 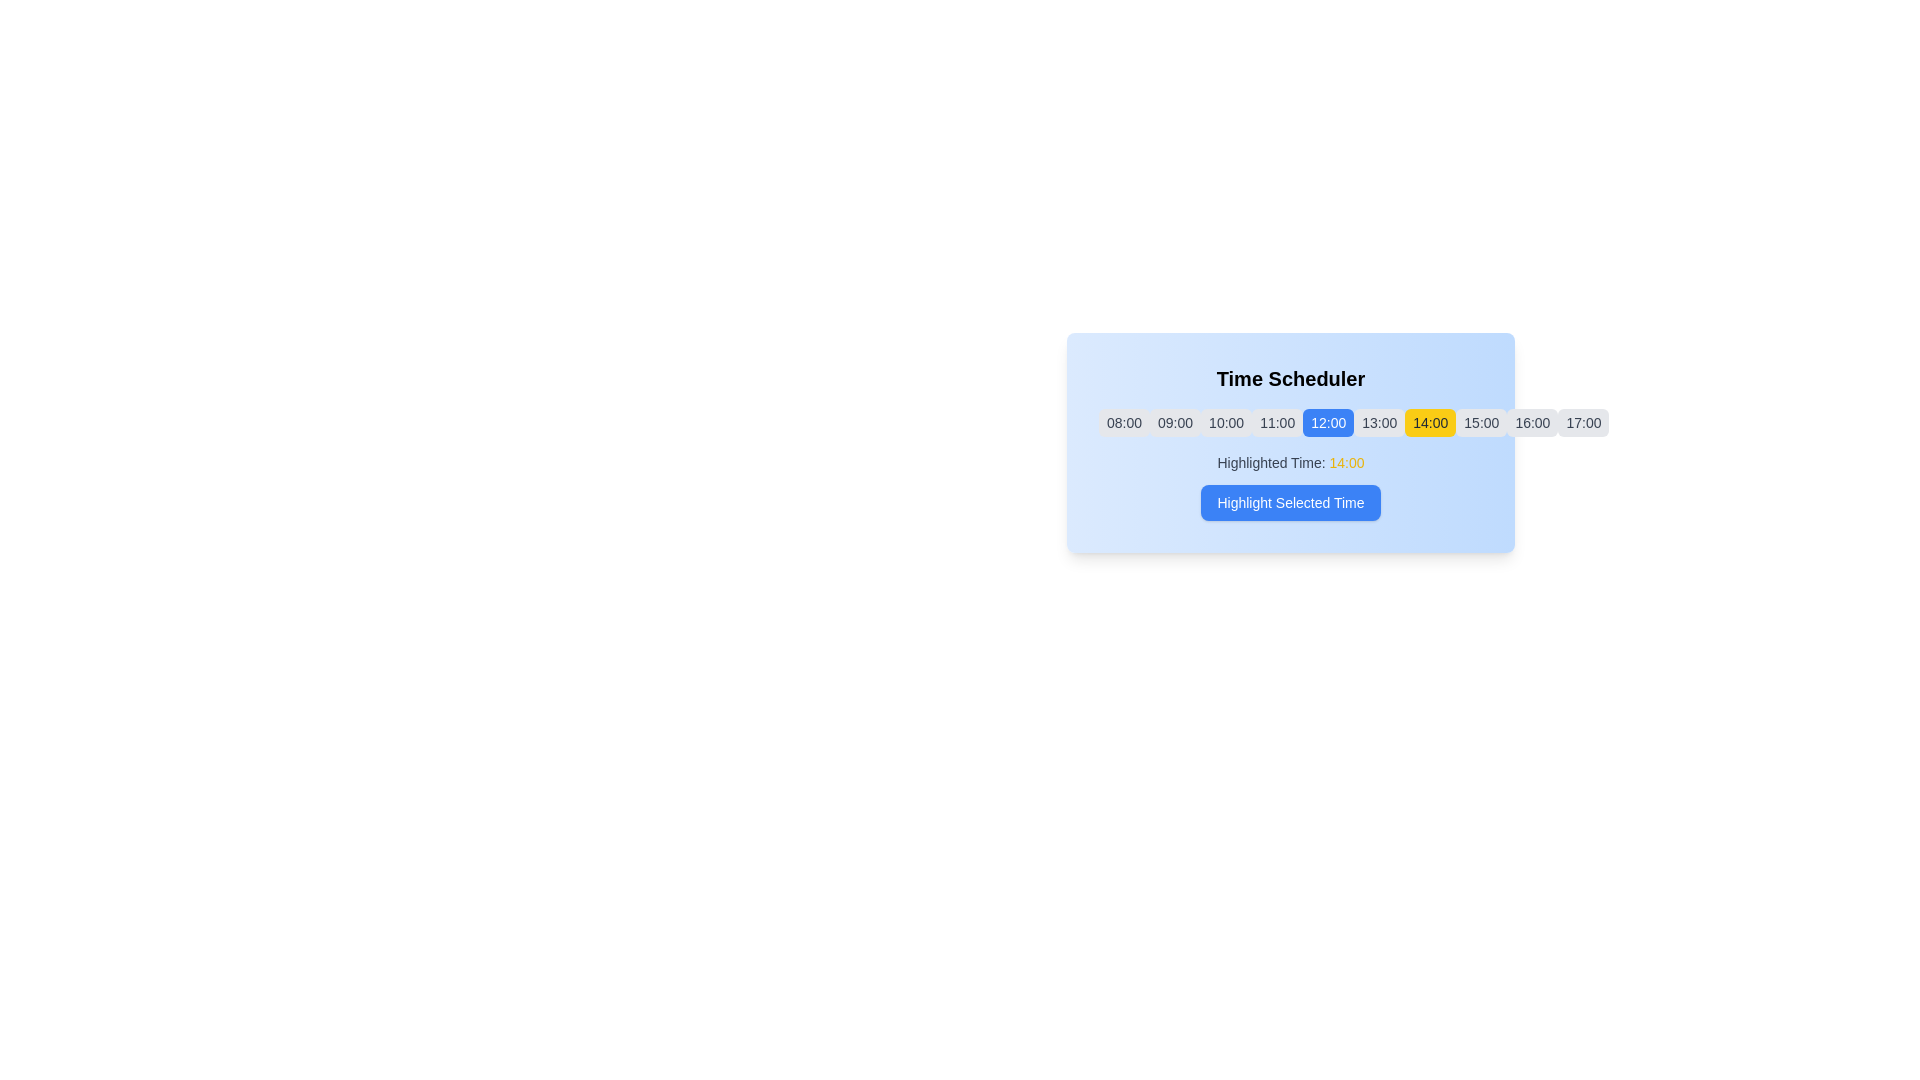 What do you see at coordinates (1291, 501) in the screenshot?
I see `the rectangular button with a blue background and white text reading 'Highlight Selected Time' located centrally below 'Highlighted Time: 14:00'` at bounding box center [1291, 501].